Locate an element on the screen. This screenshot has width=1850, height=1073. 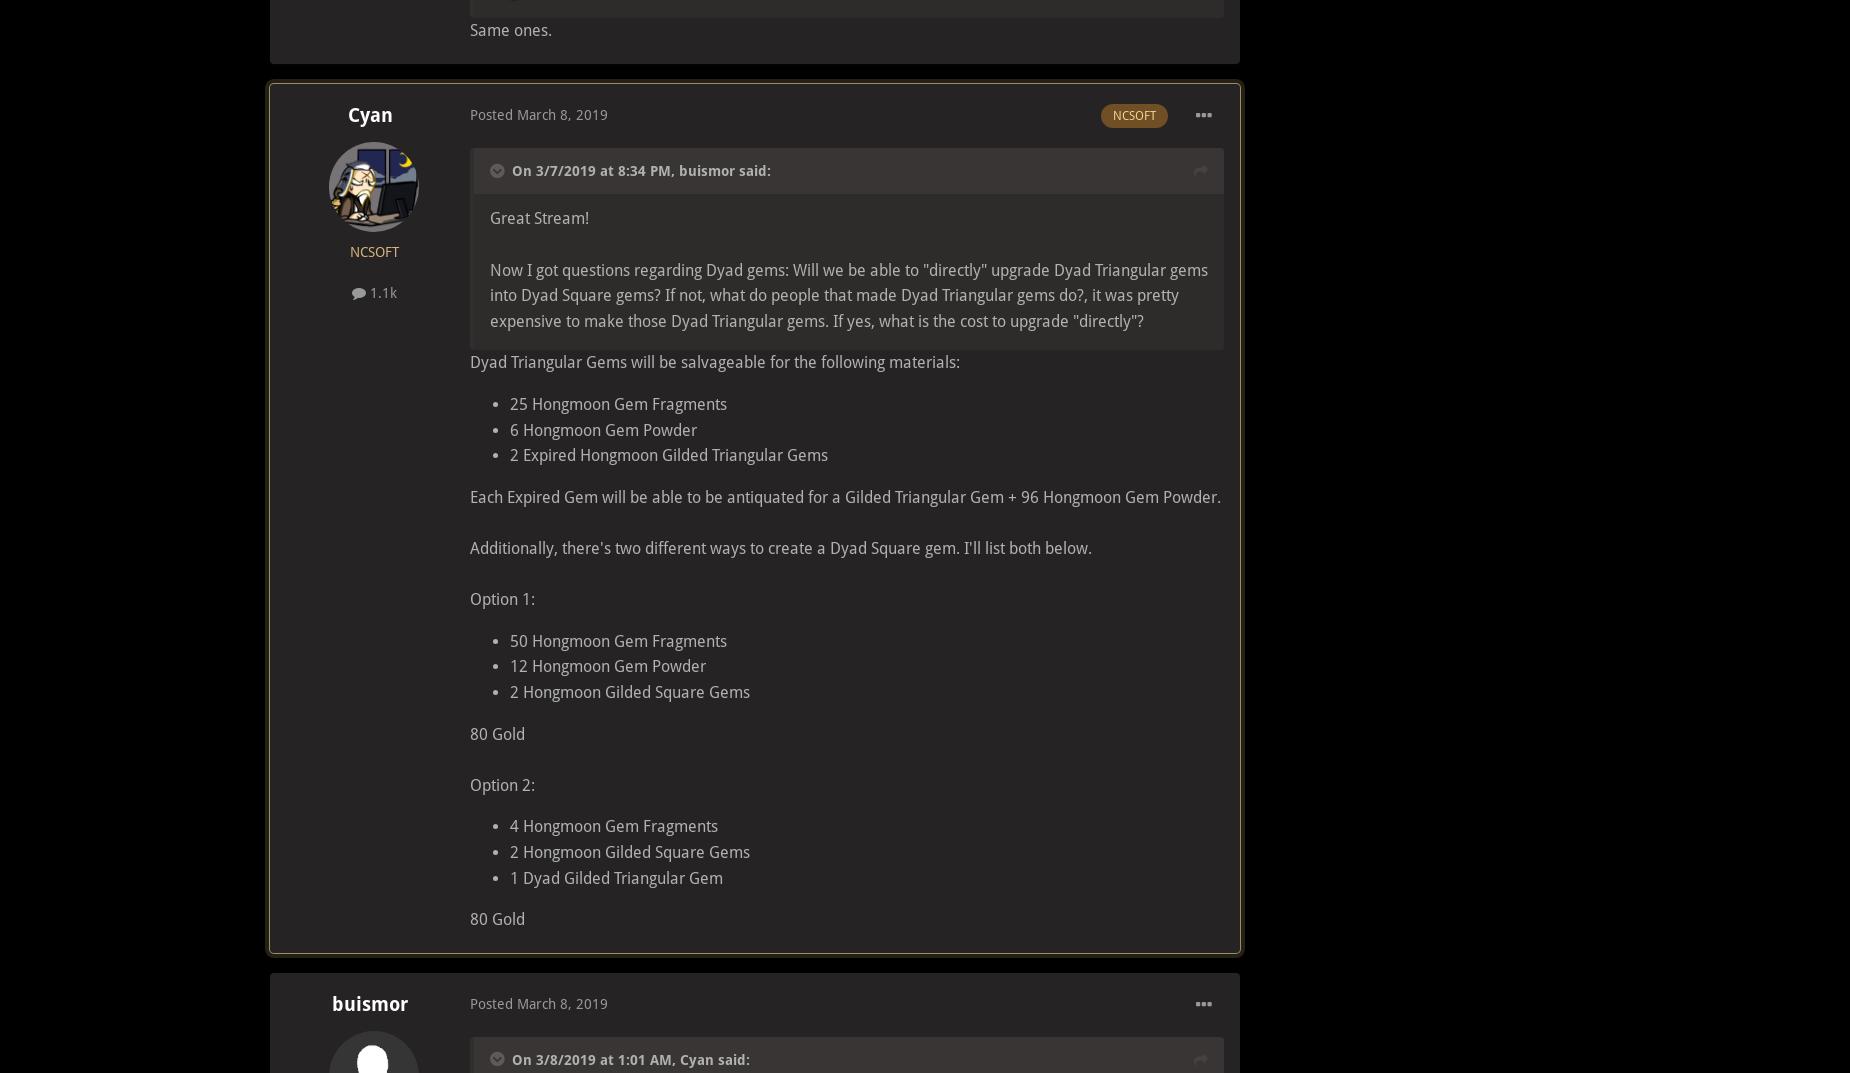
'Great Stream!' is located at coordinates (539, 218).